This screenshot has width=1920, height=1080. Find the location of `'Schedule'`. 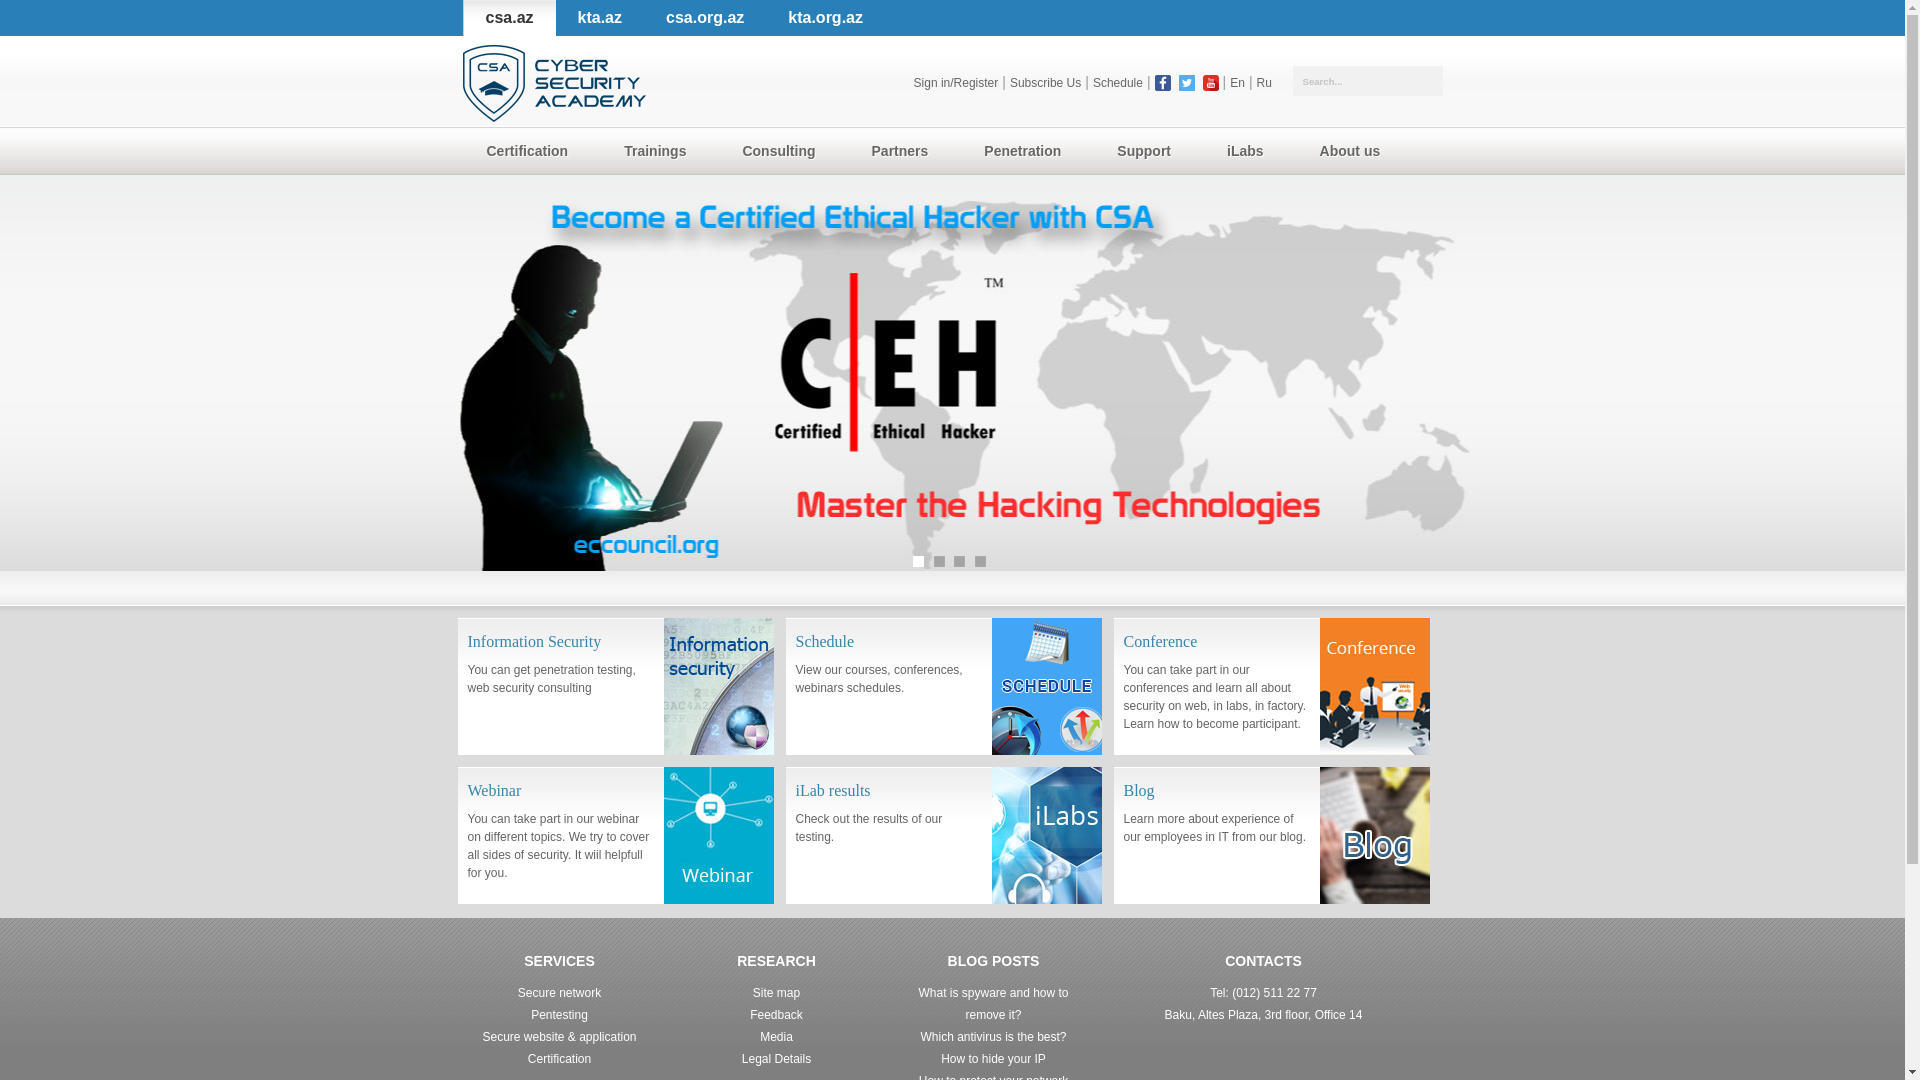

'Schedule' is located at coordinates (1117, 82).